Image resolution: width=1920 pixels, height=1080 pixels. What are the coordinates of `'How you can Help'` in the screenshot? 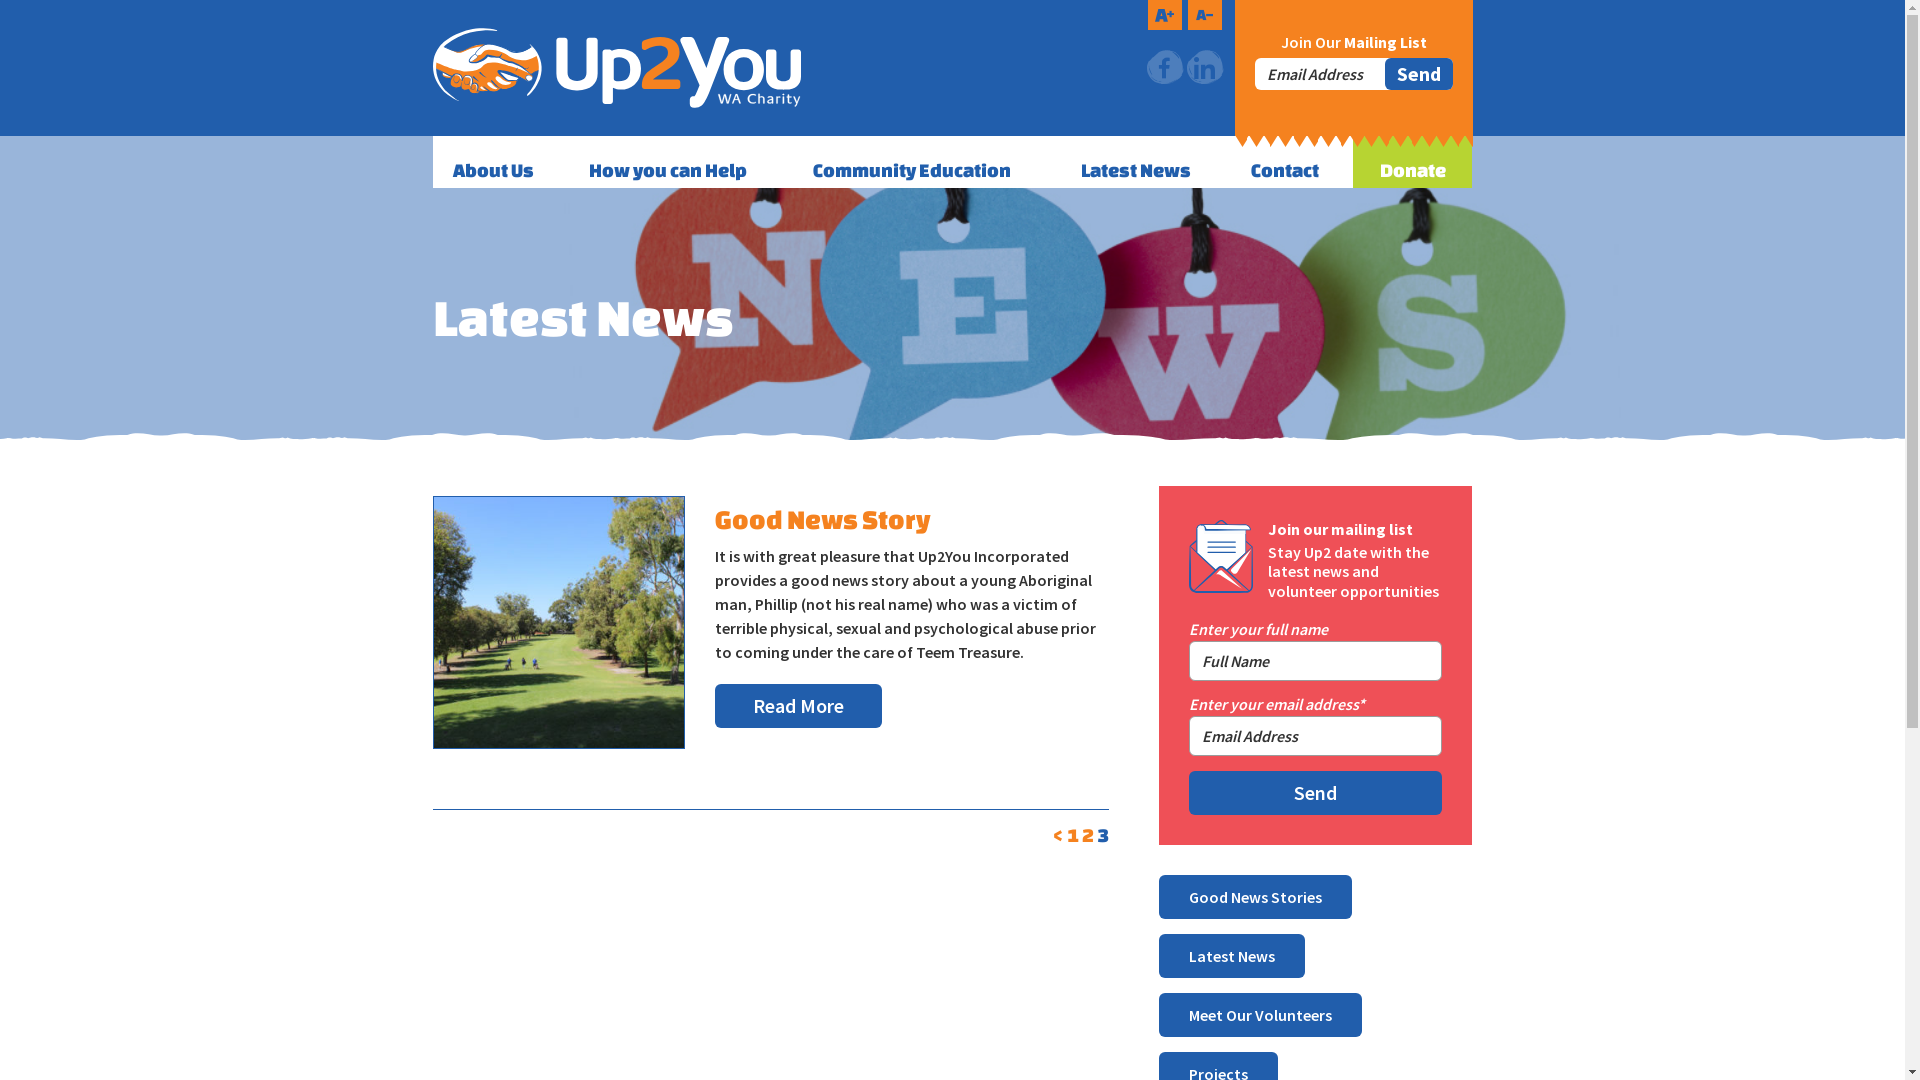 It's located at (681, 161).